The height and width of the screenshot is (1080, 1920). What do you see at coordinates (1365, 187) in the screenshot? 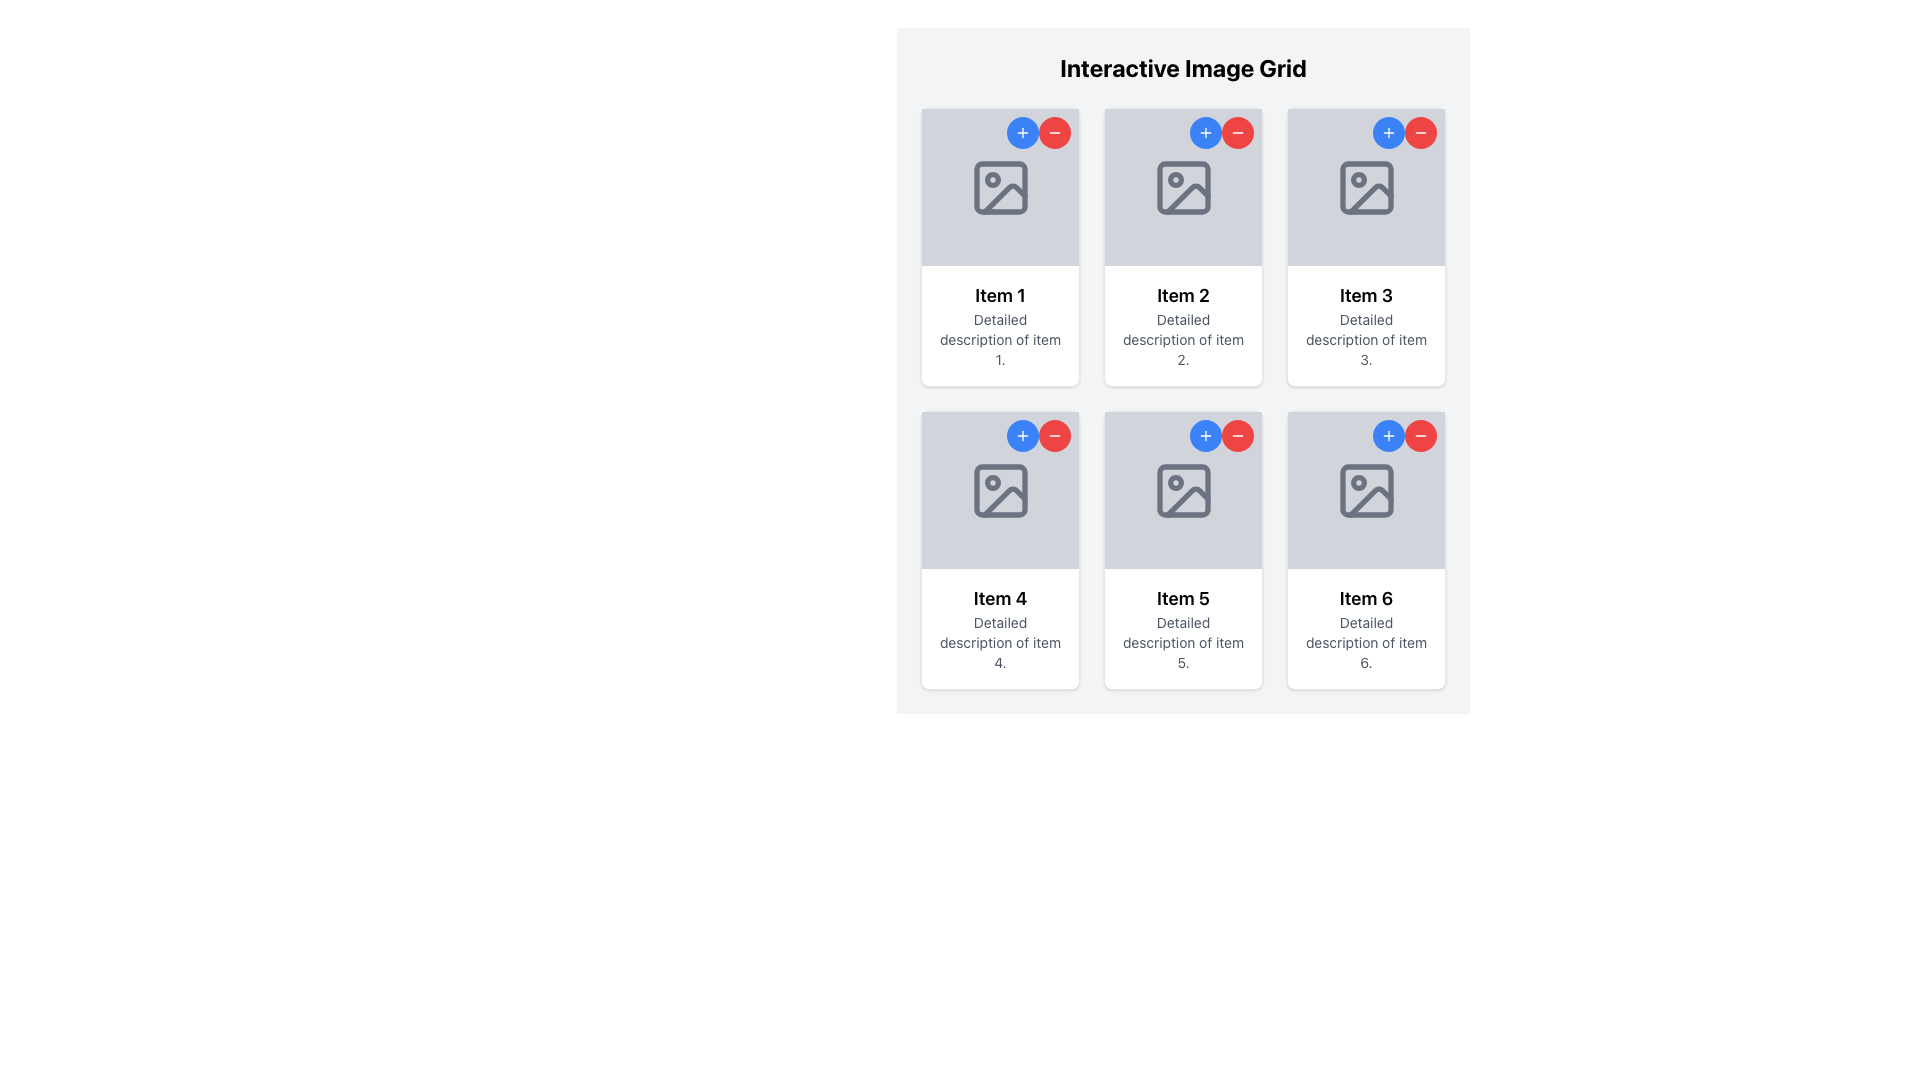
I see `the SVG icon representing an image in the third item box of the upper row in the 'Interactive Image Grid' layout if it is interactive` at bounding box center [1365, 187].